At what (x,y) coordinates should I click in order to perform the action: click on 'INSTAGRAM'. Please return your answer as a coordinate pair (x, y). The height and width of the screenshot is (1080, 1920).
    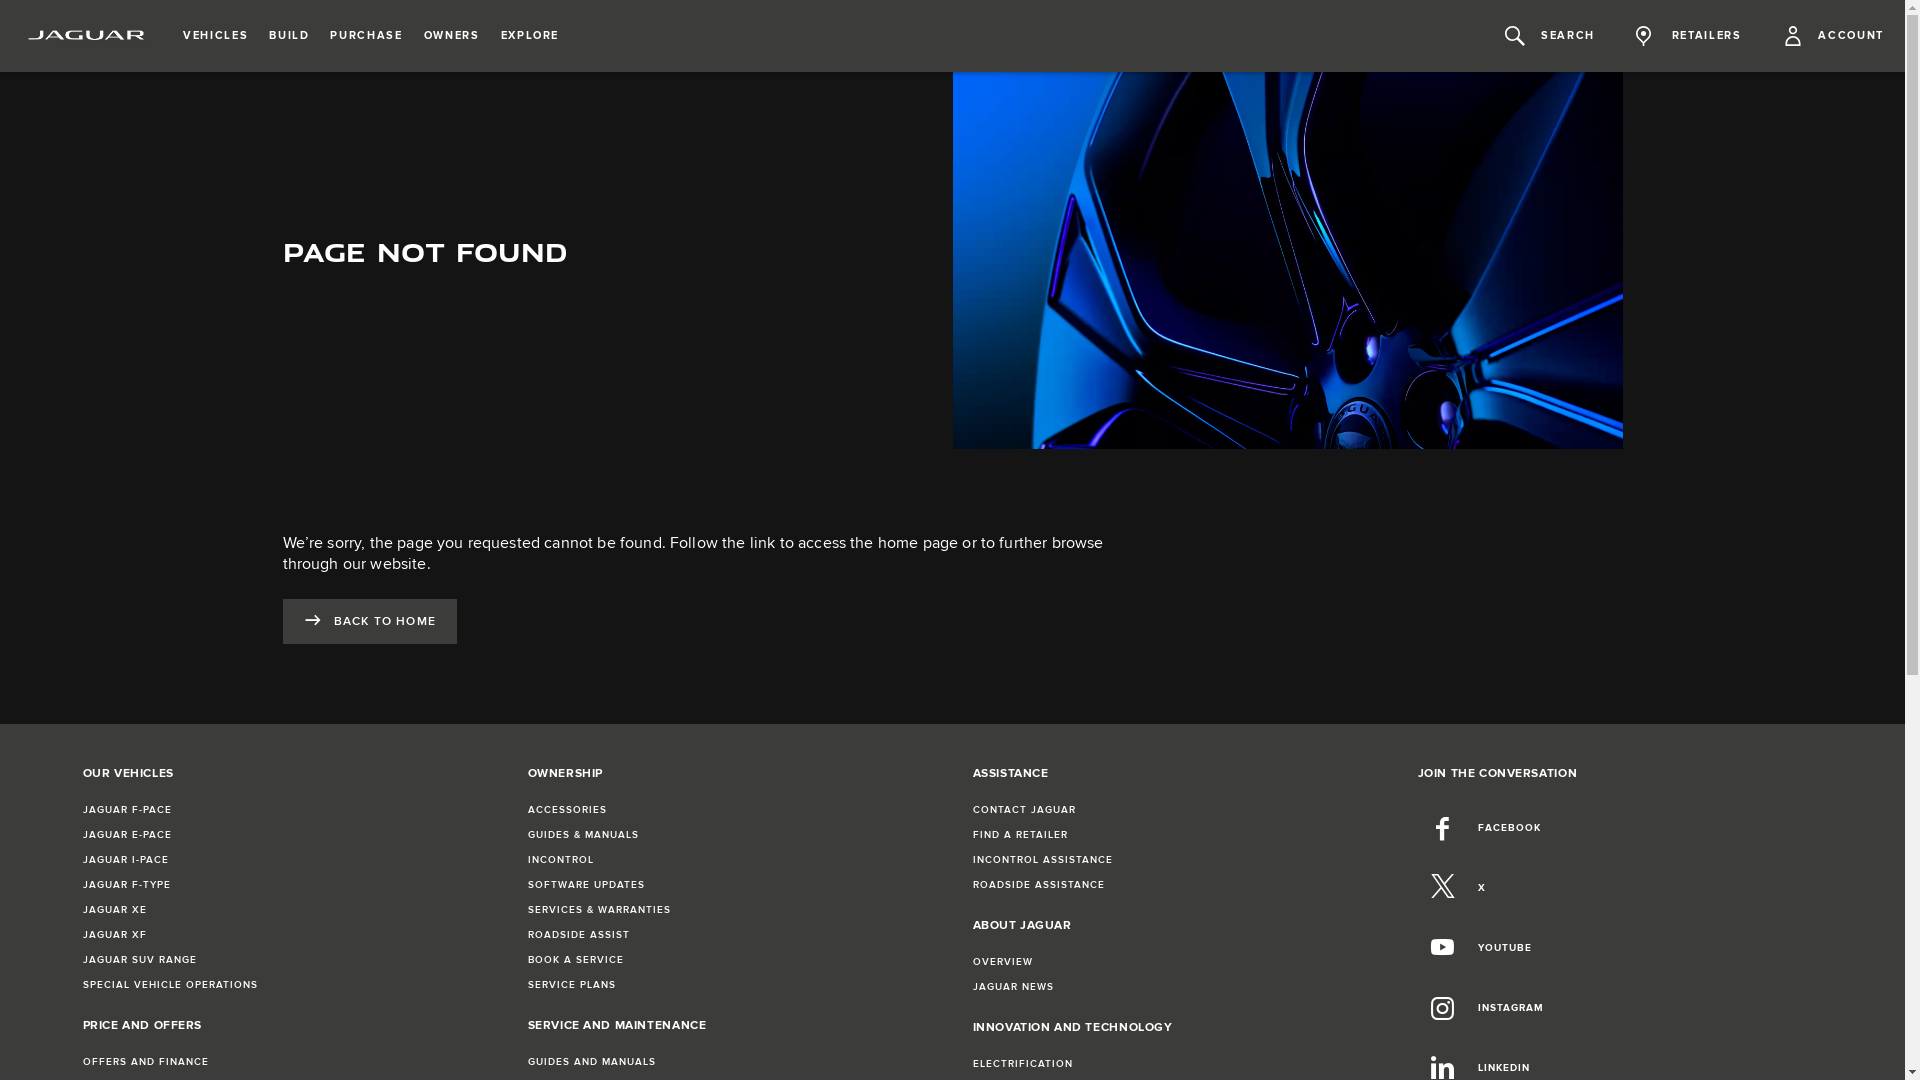
    Looking at the image, I should click on (1481, 1007).